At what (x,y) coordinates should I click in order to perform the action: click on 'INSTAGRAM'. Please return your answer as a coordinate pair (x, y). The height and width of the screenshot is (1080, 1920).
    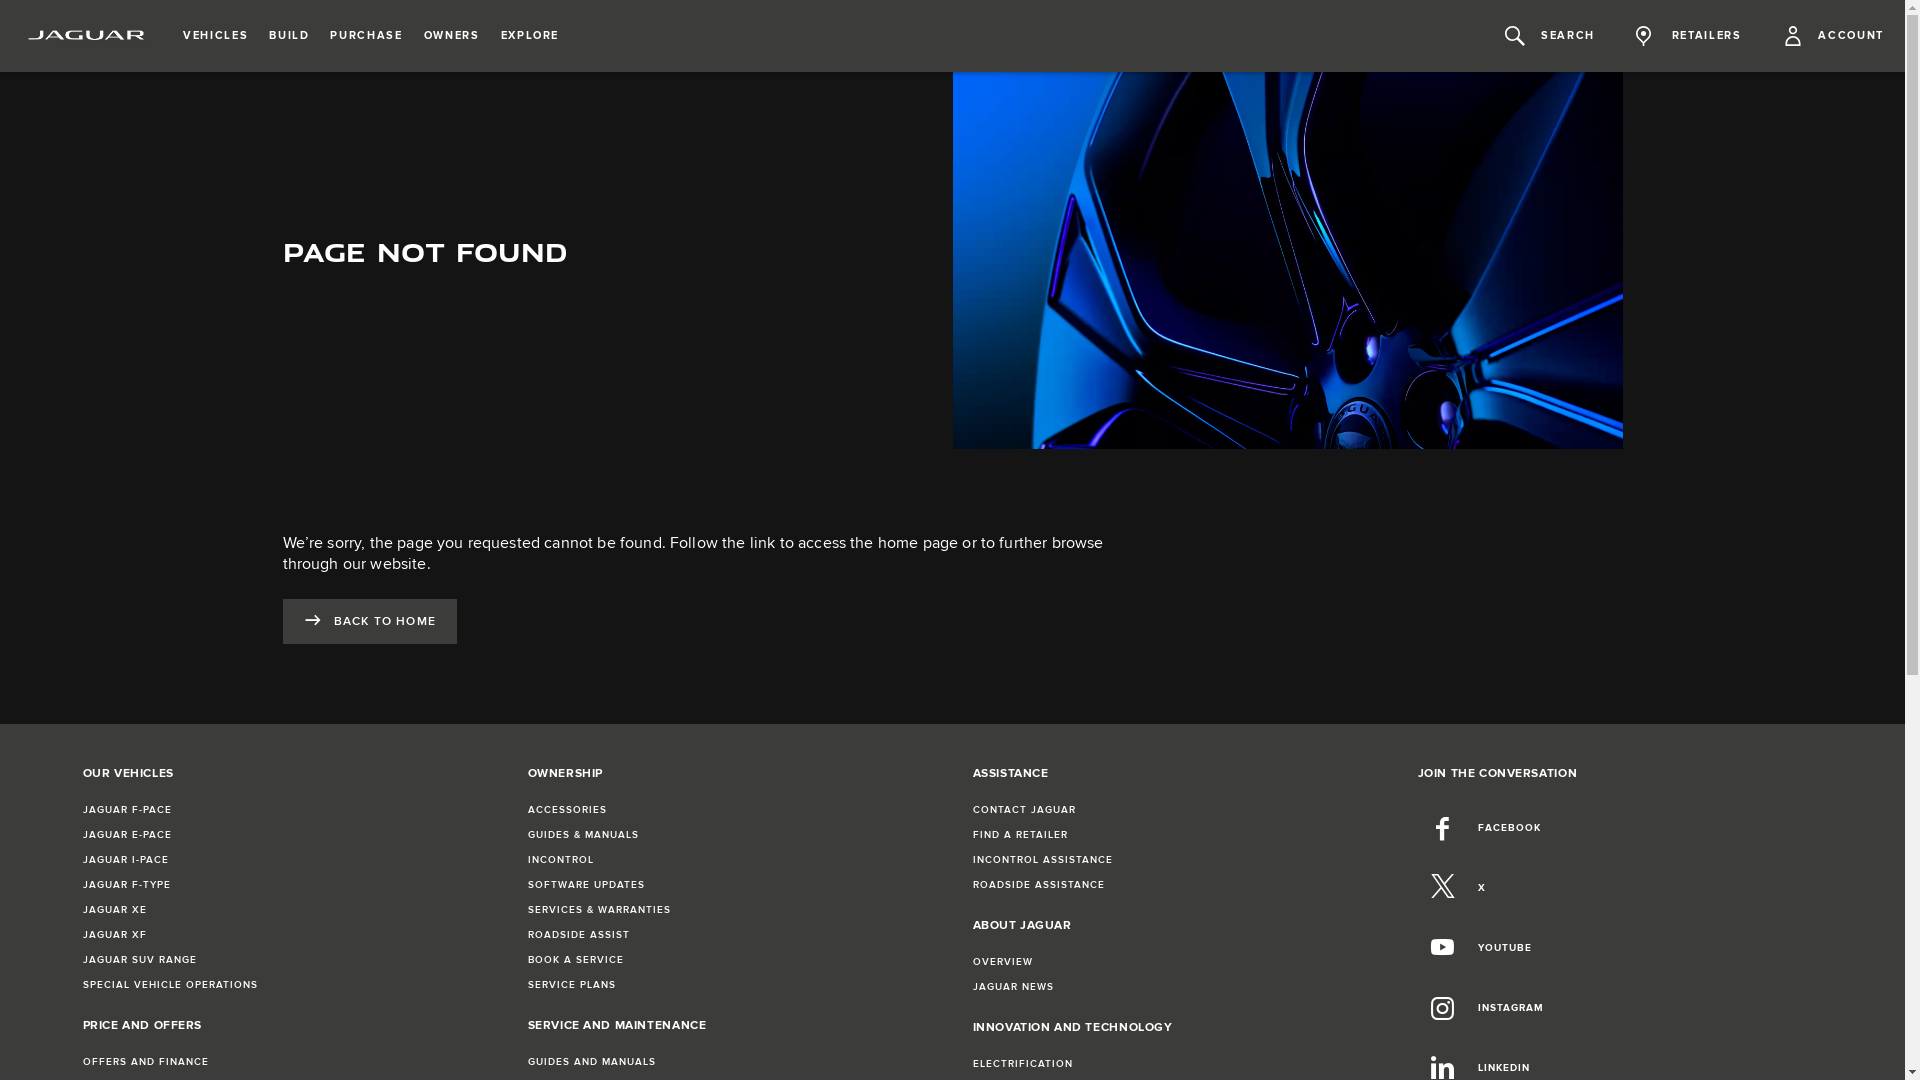
    Looking at the image, I should click on (1481, 1007).